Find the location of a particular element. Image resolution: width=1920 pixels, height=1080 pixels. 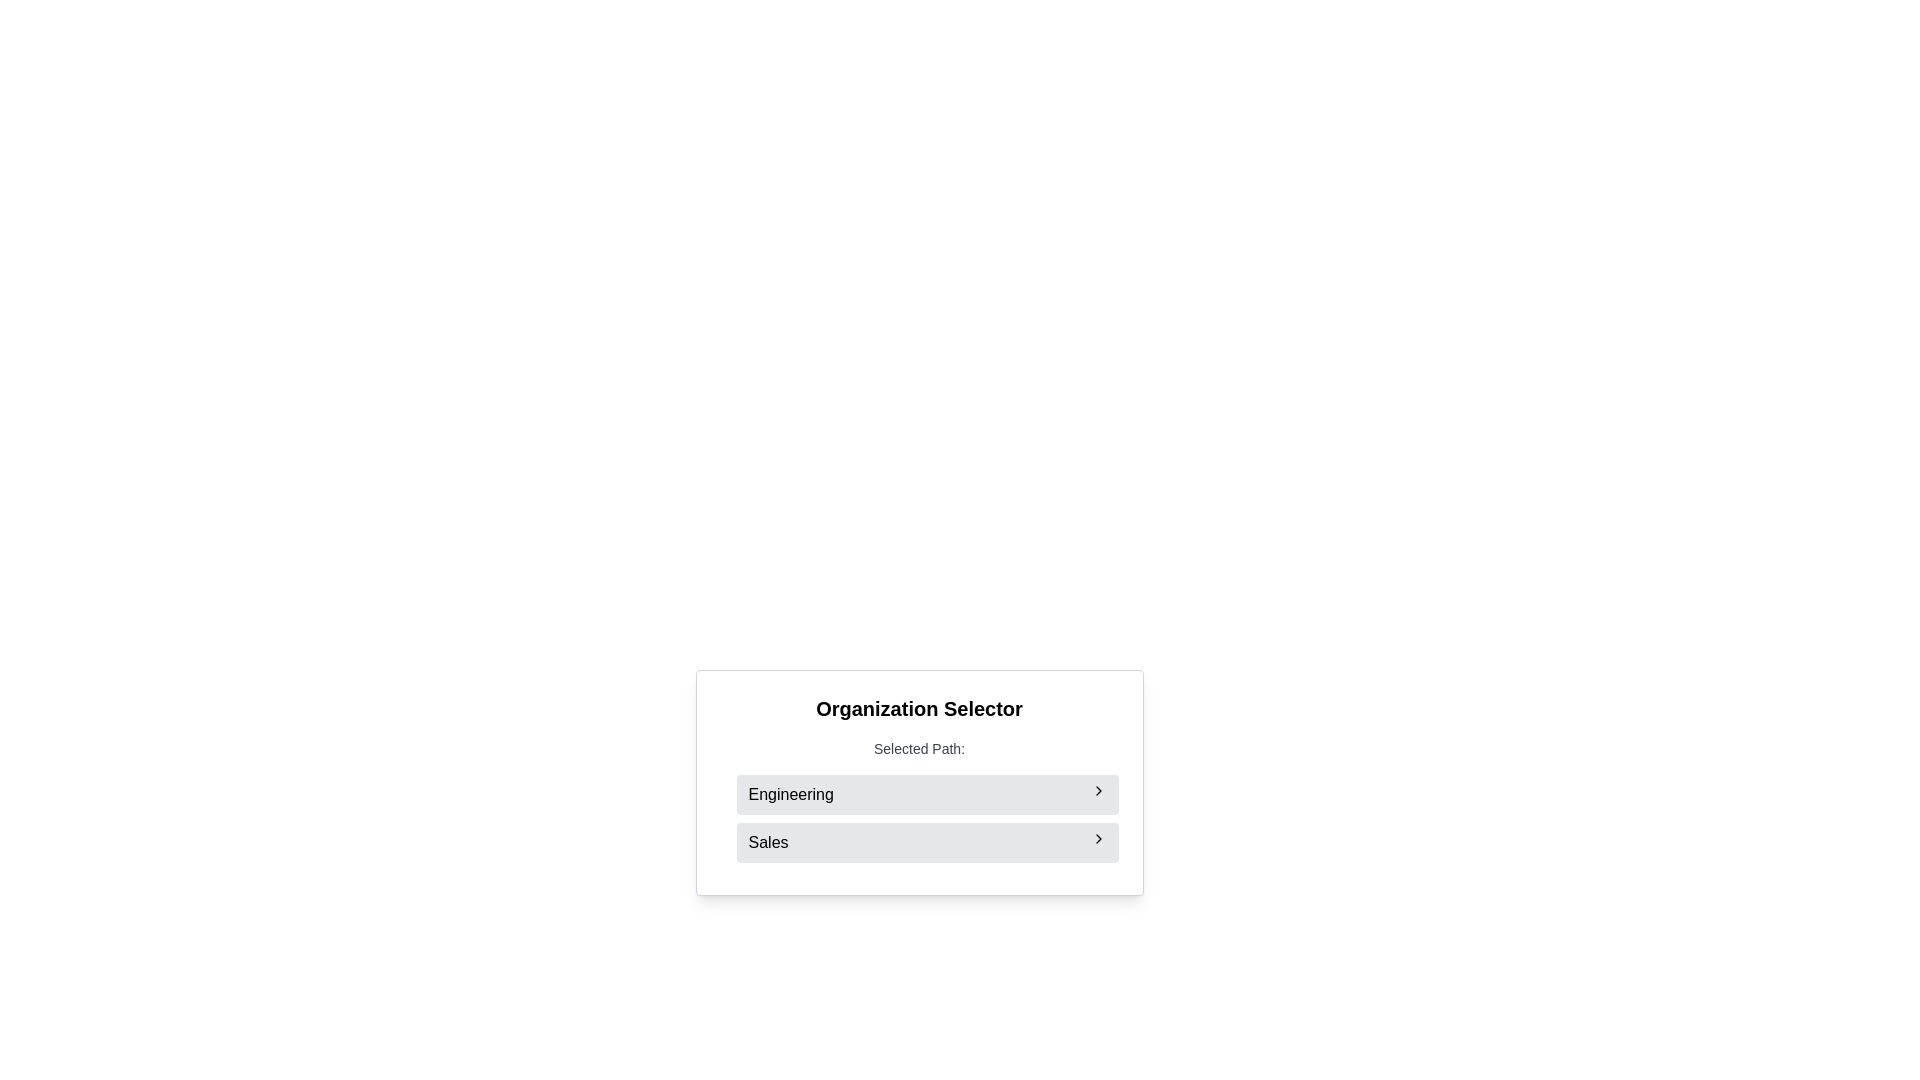

the first selectable button in the 'EngineeringSales' group is located at coordinates (926, 793).